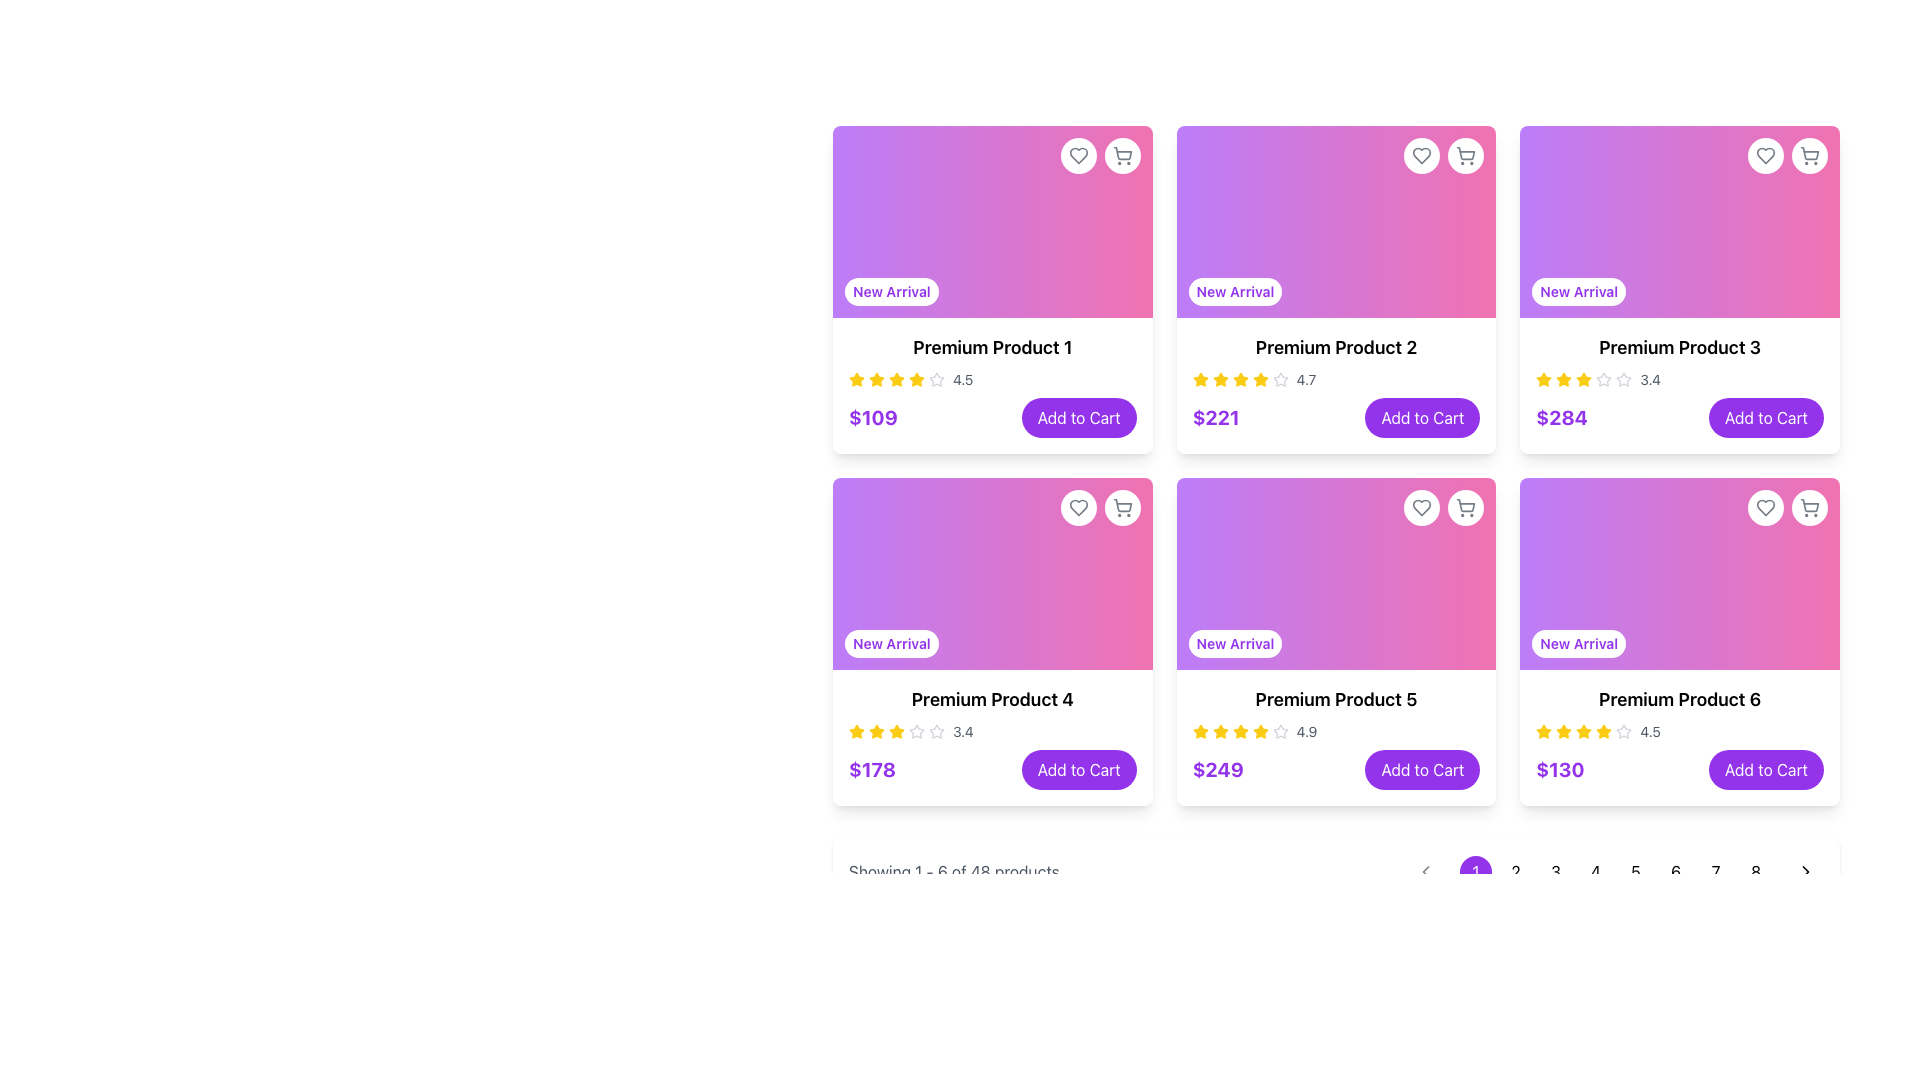 The image size is (1920, 1080). What do you see at coordinates (1336, 574) in the screenshot?
I see `associated metadata of the Decorative product badge located in the fifth item of the second row in the product grid` at bounding box center [1336, 574].